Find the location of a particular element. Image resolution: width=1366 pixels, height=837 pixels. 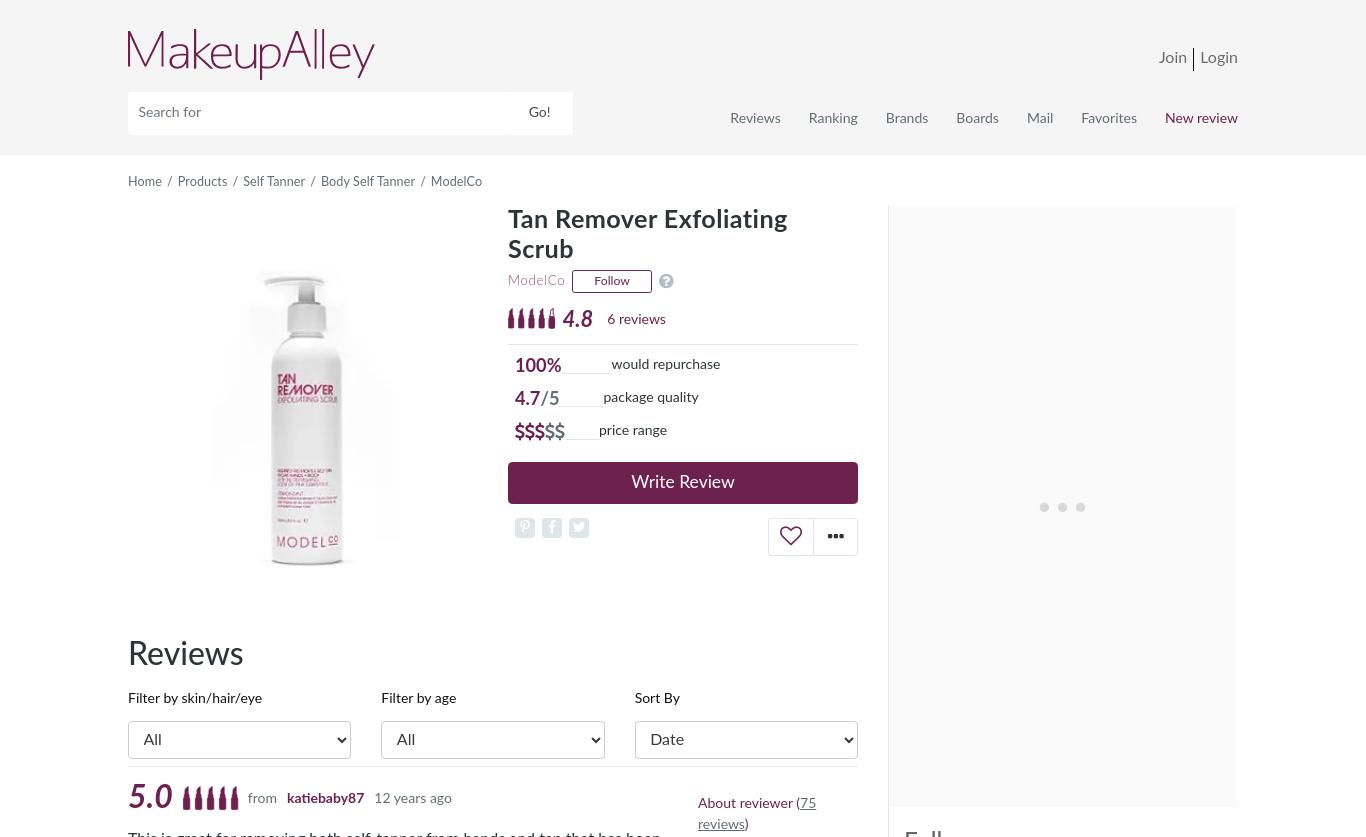

'would repurchase' is located at coordinates (610, 364).